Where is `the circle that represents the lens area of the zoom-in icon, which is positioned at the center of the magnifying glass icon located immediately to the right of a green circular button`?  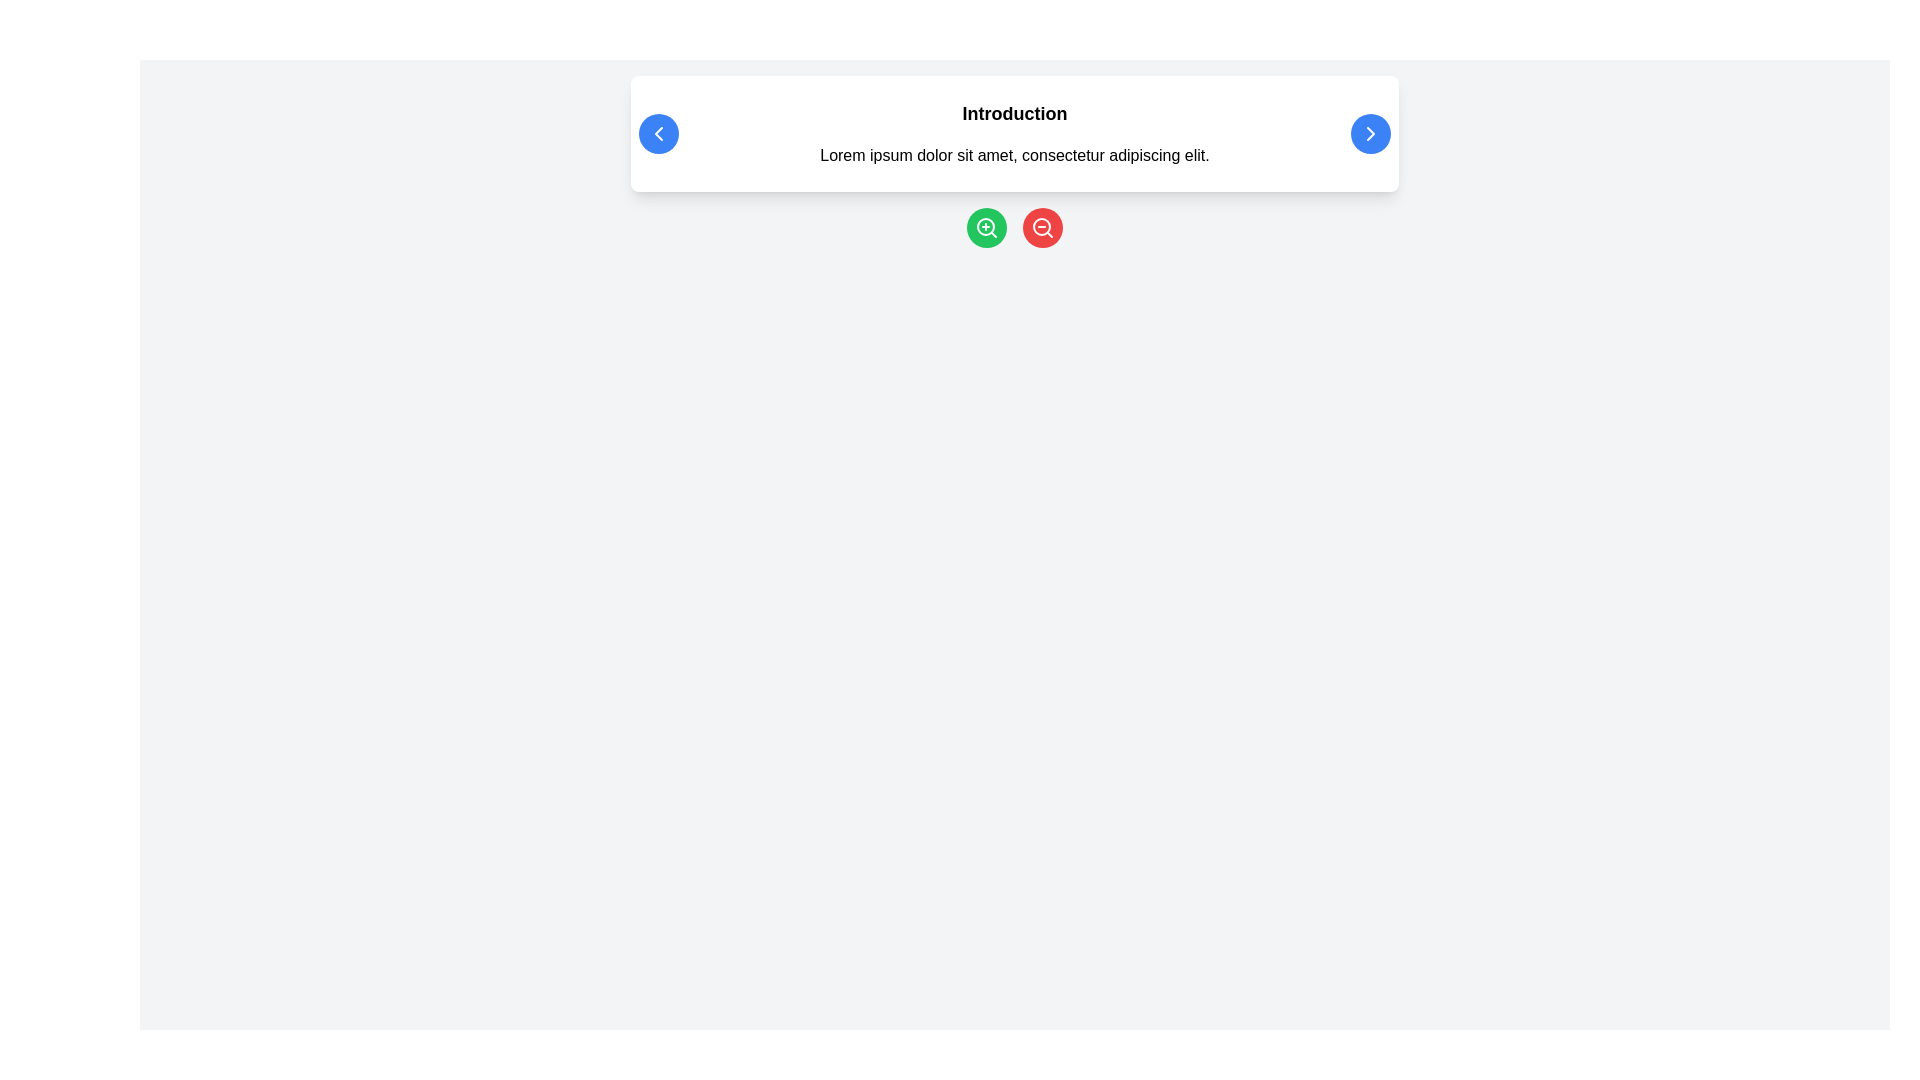 the circle that represents the lens area of the zoom-in icon, which is positioned at the center of the magnifying glass icon located immediately to the right of a green circular button is located at coordinates (985, 226).